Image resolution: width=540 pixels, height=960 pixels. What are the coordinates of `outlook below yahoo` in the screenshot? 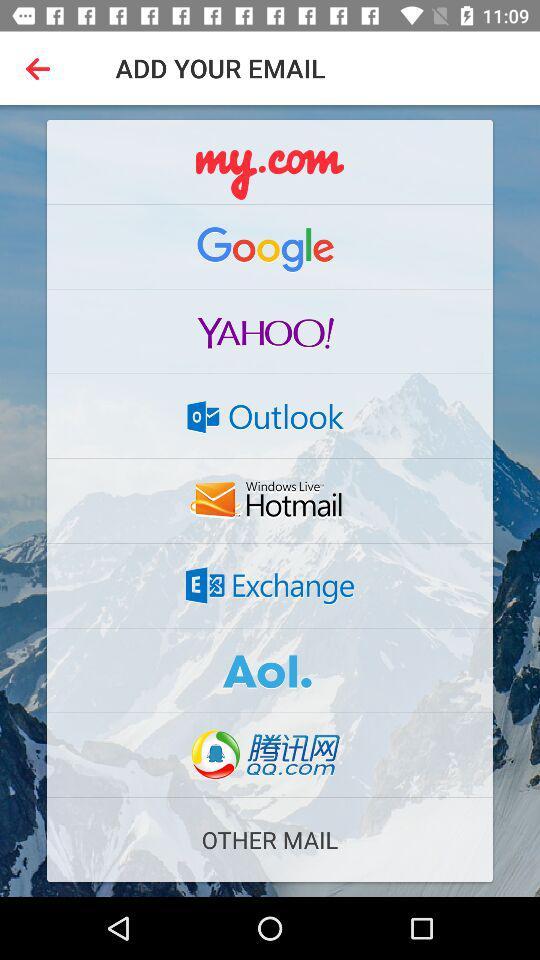 It's located at (270, 414).